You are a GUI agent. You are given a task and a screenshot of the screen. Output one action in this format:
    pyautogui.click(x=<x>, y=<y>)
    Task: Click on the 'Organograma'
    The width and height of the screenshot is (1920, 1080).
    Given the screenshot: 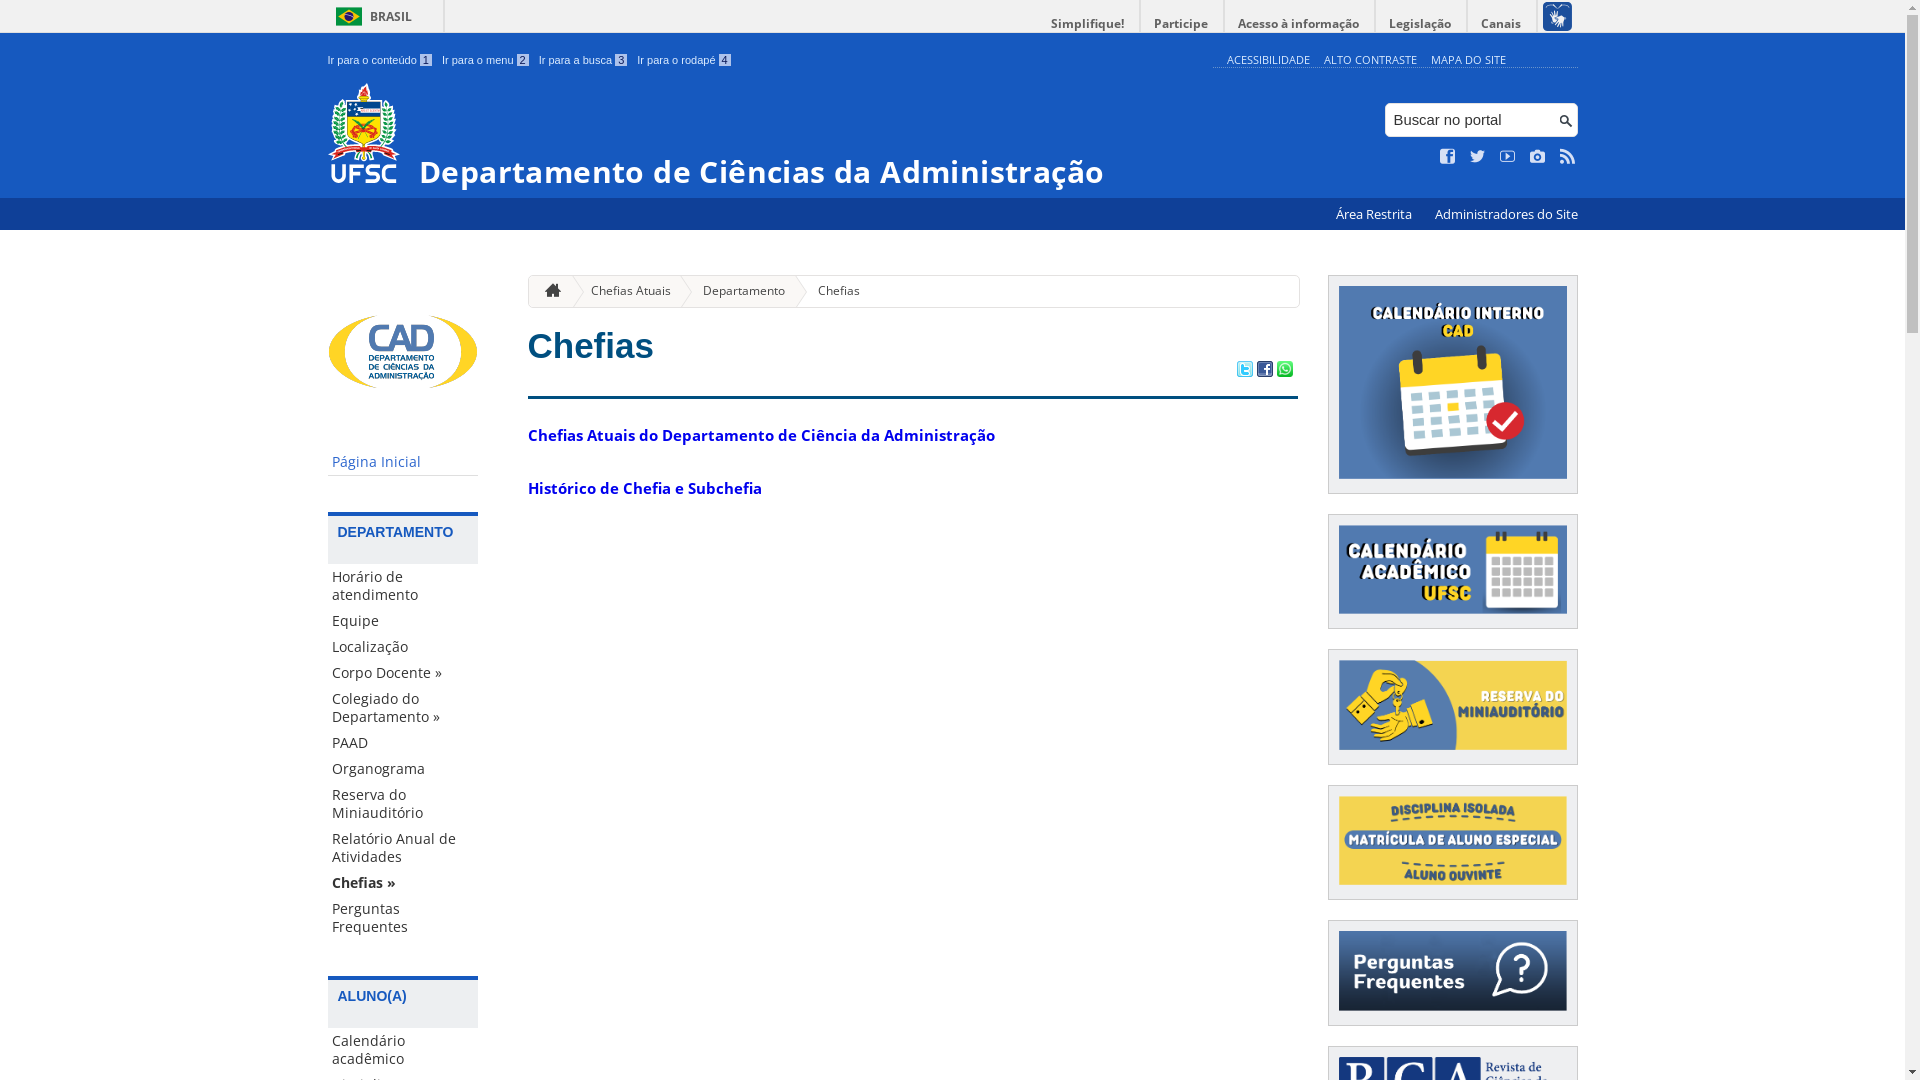 What is the action you would take?
    pyautogui.click(x=402, y=767)
    